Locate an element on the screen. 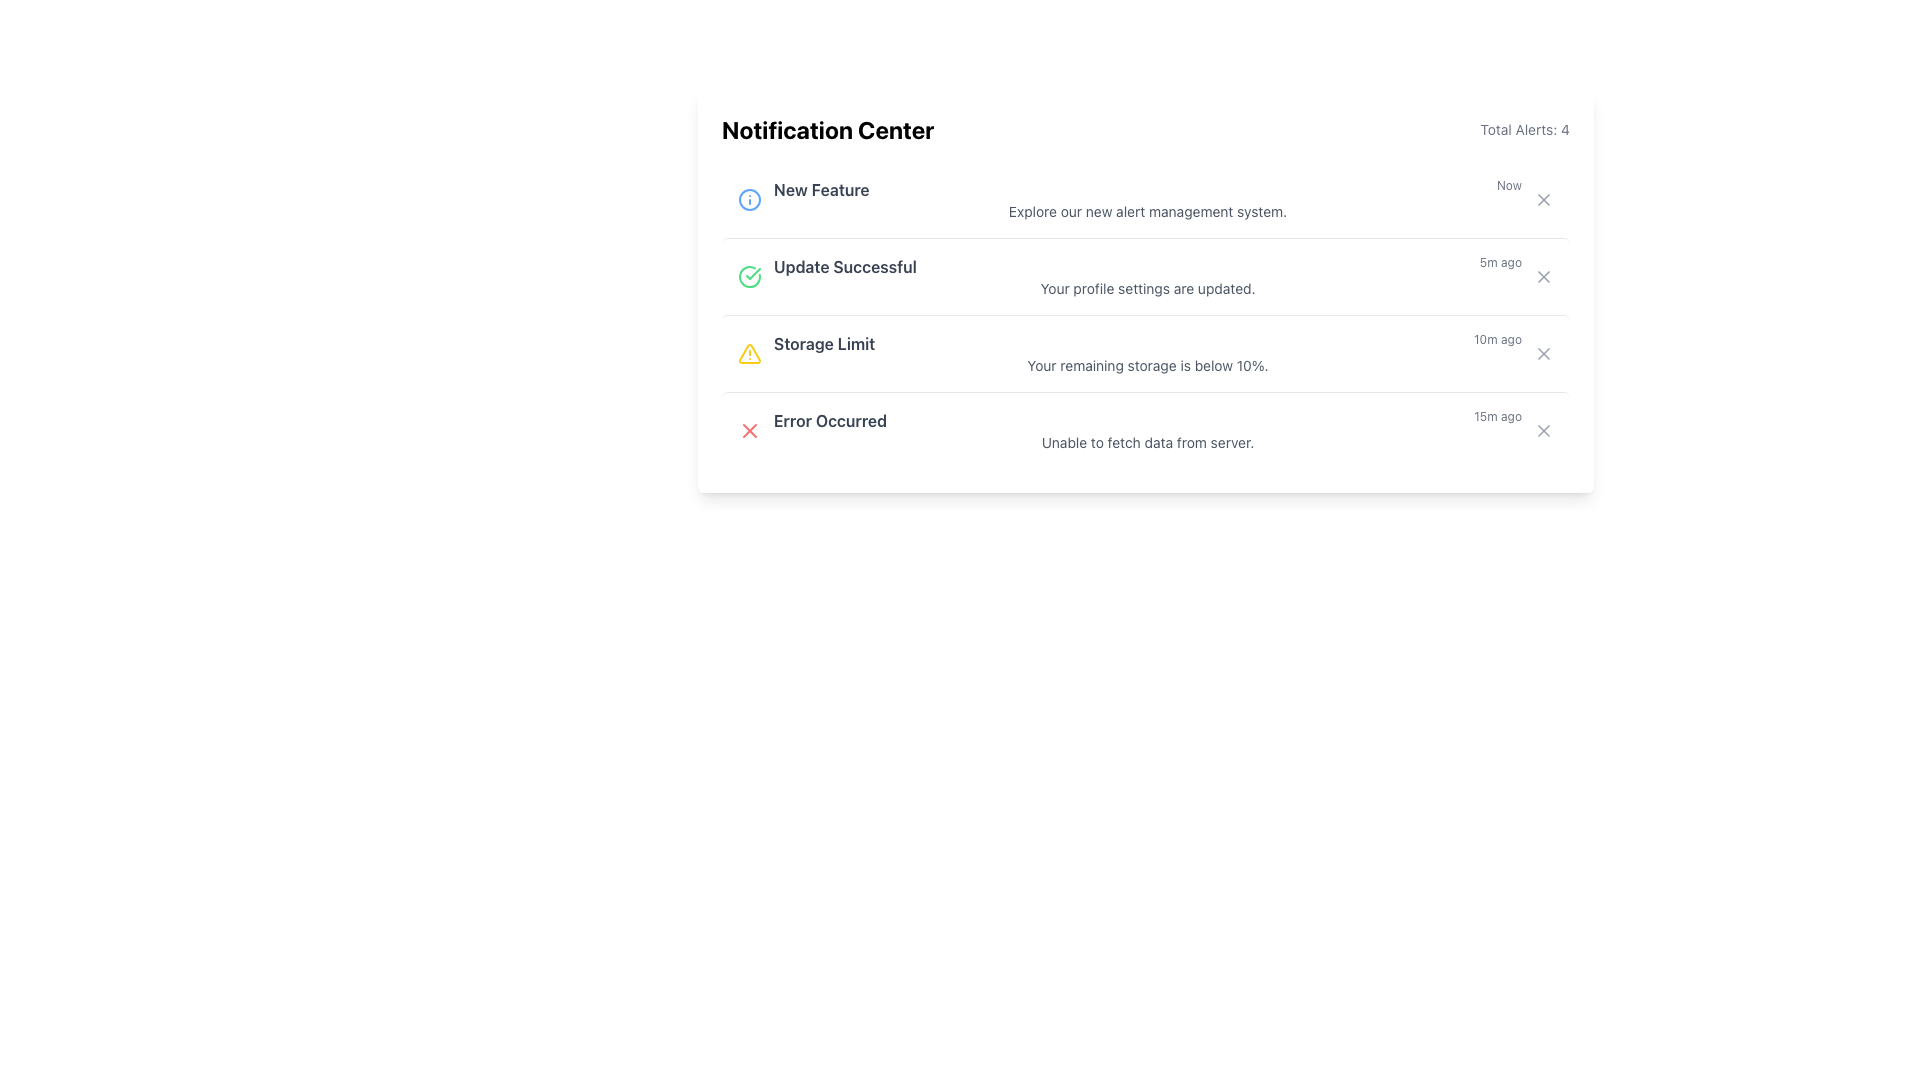  text 'New Feature' displayed in bold gray font at the top of the notification list, positioned next to an informational icon is located at coordinates (821, 189).